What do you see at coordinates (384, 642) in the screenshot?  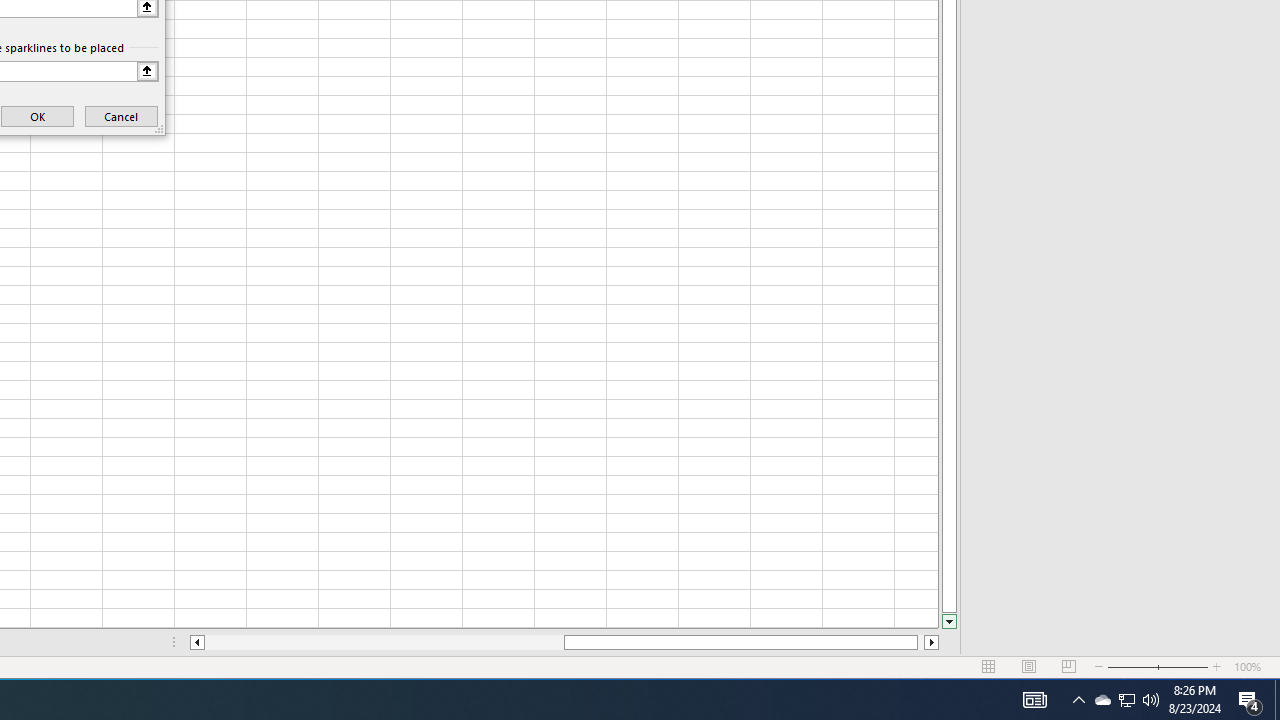 I see `'Page left'` at bounding box center [384, 642].